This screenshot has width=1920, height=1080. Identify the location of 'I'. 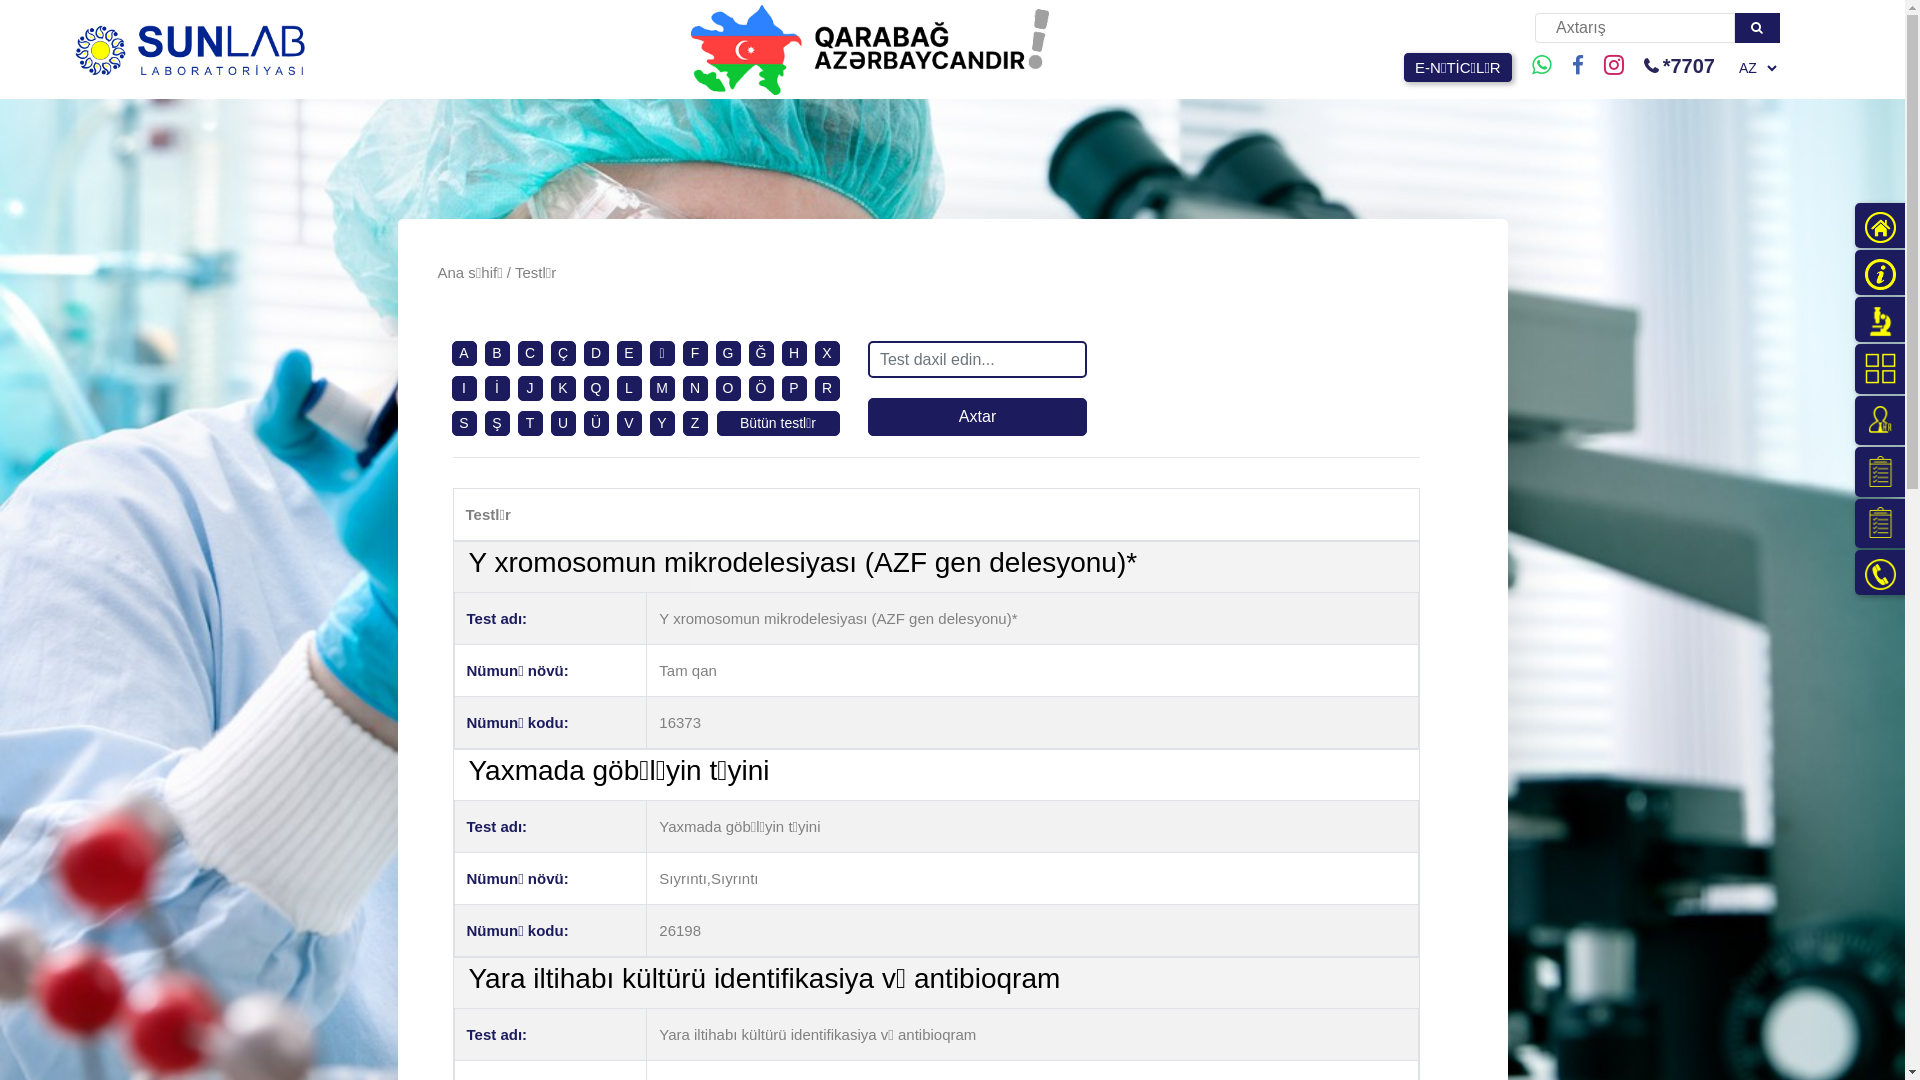
(463, 388).